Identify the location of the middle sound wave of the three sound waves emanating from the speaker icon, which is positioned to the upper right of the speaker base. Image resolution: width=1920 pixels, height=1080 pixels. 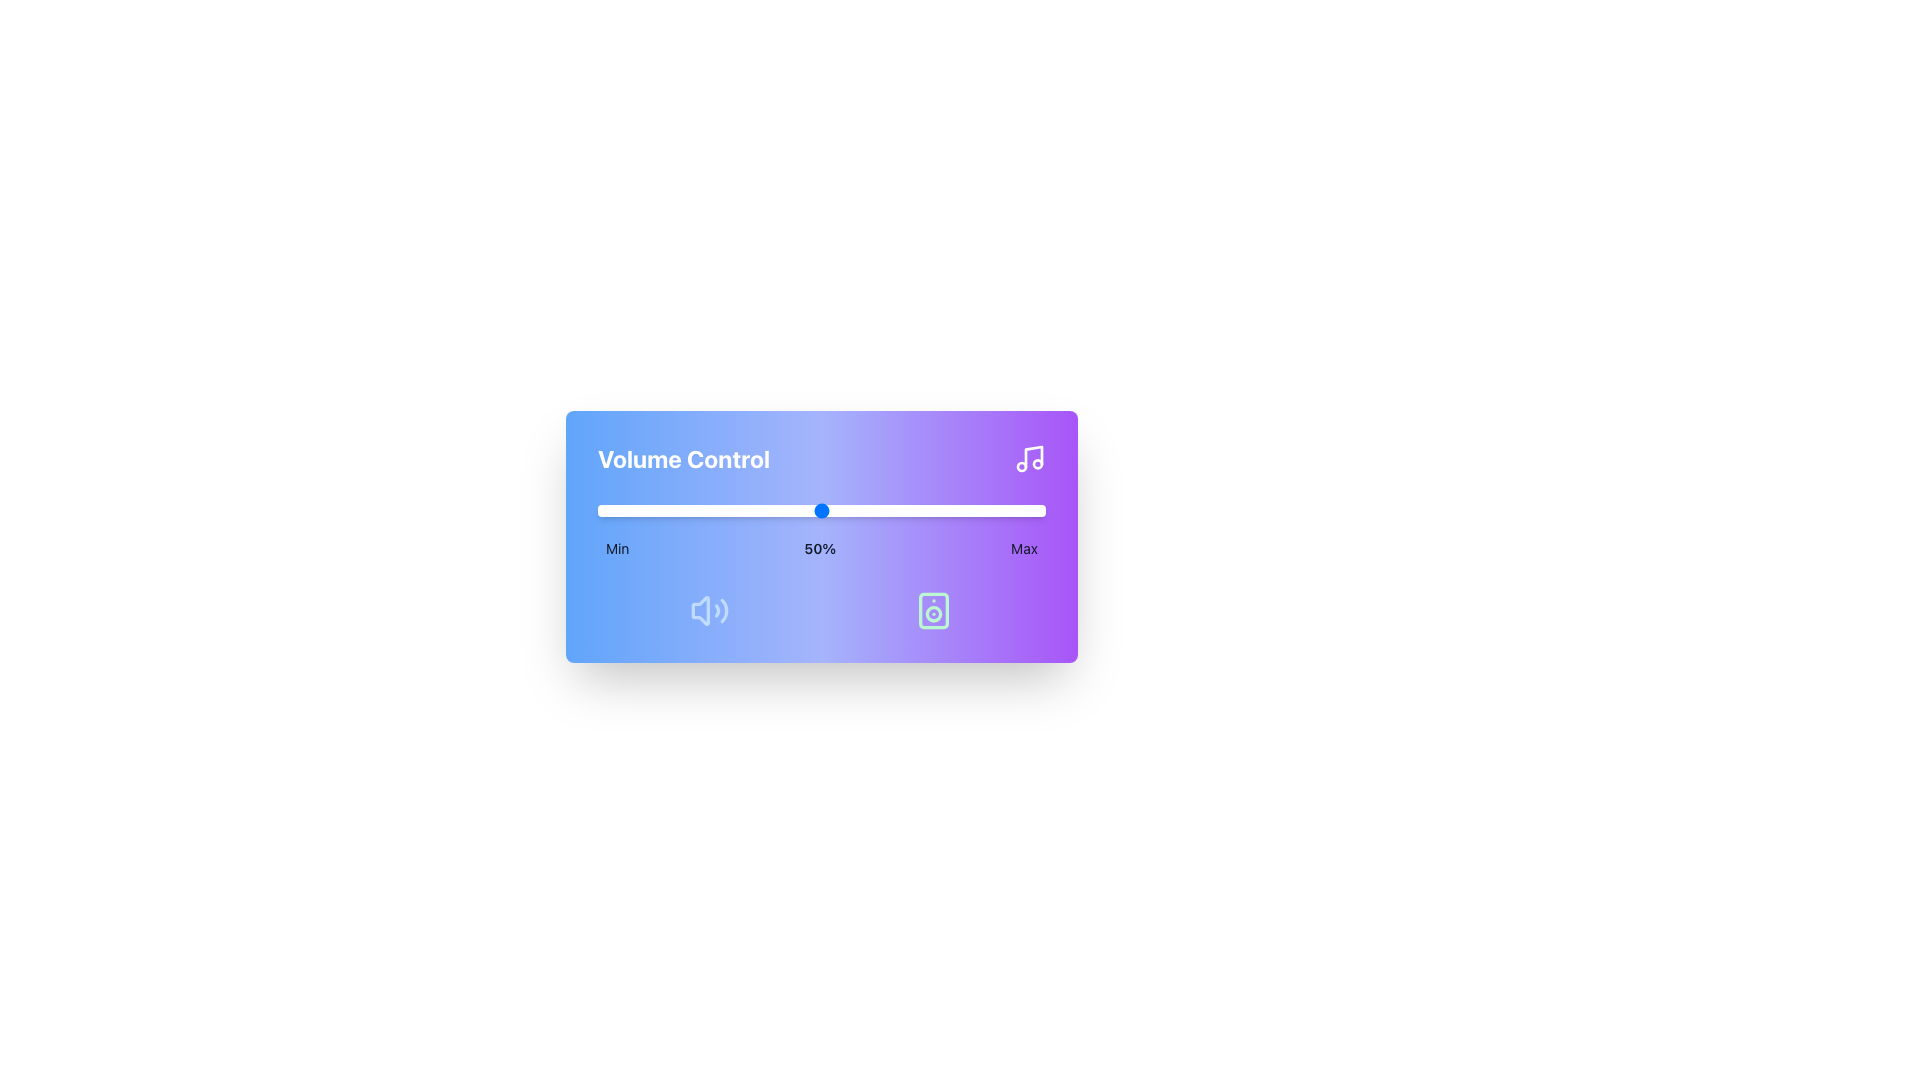
(717, 609).